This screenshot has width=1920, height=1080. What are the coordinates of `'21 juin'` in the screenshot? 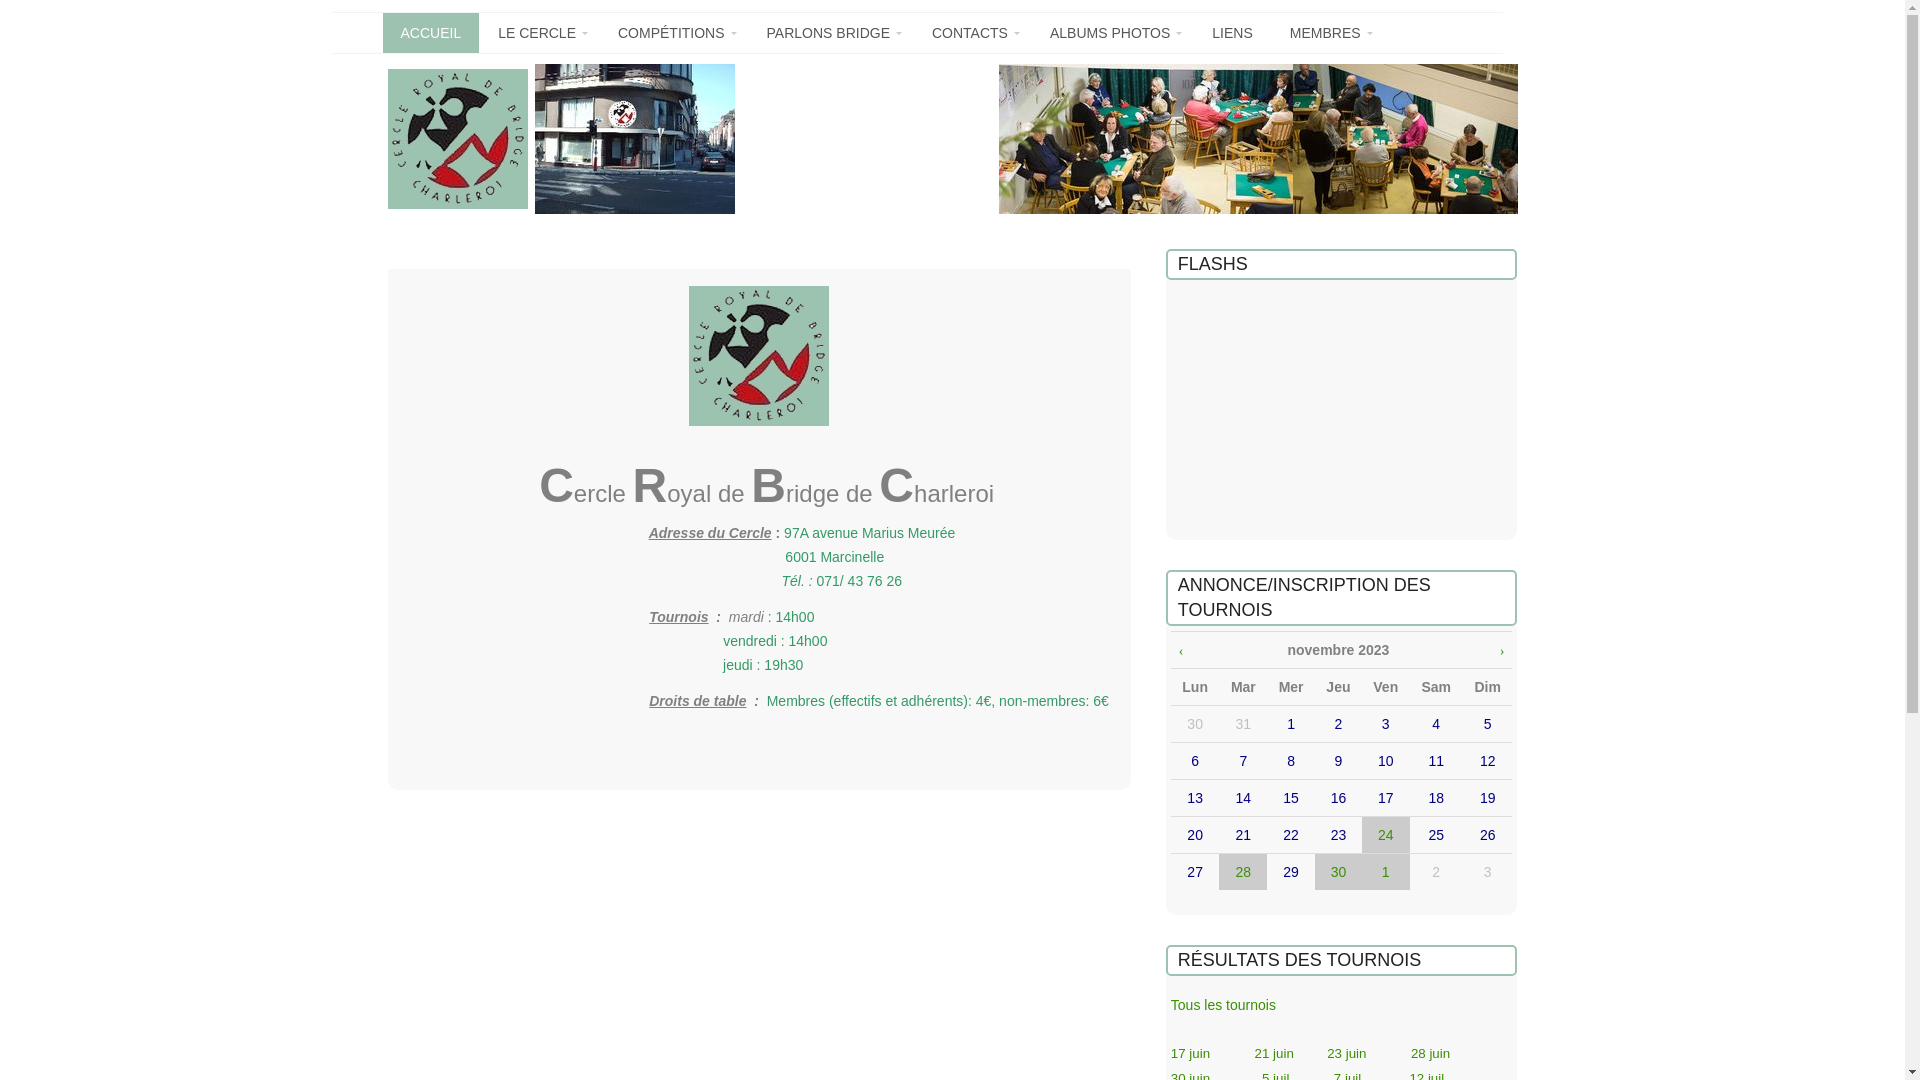 It's located at (1253, 1052).